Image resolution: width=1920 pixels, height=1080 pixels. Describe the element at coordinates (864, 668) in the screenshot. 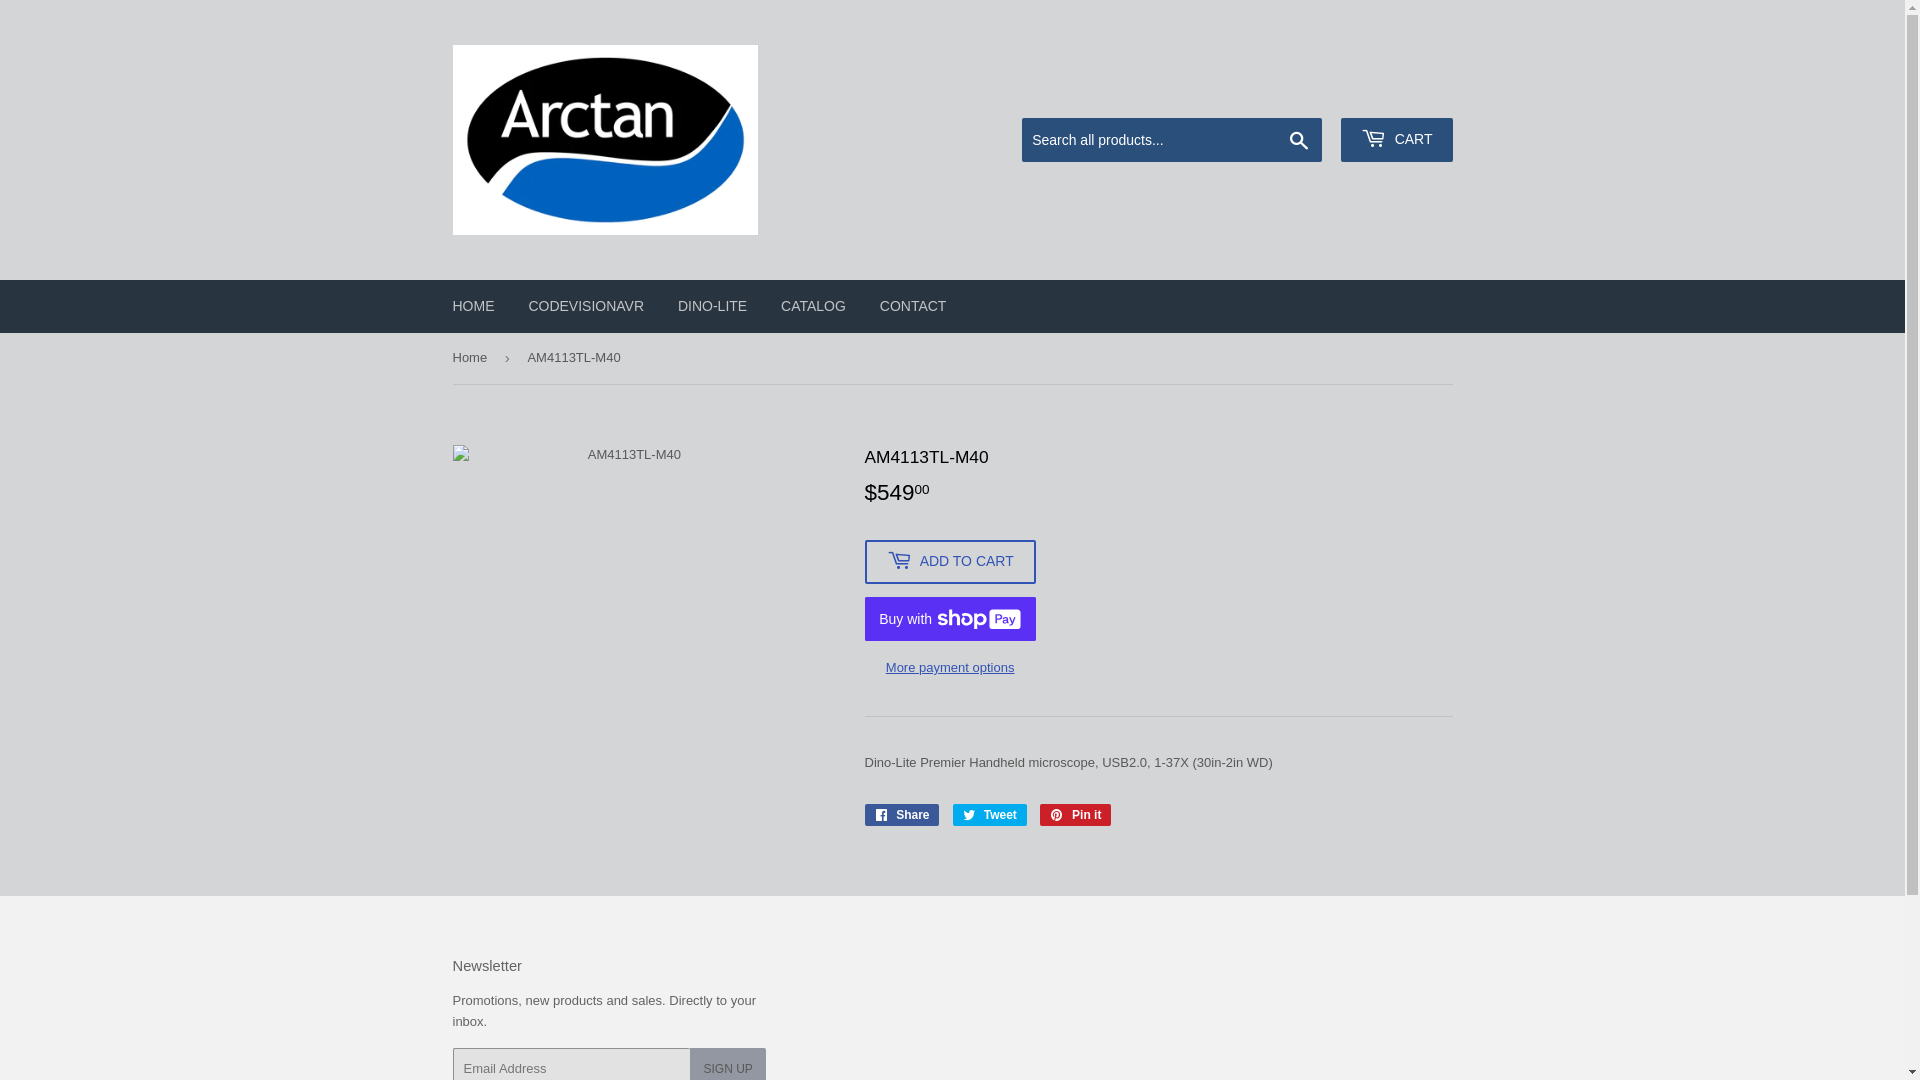

I see `'More payment options'` at that location.